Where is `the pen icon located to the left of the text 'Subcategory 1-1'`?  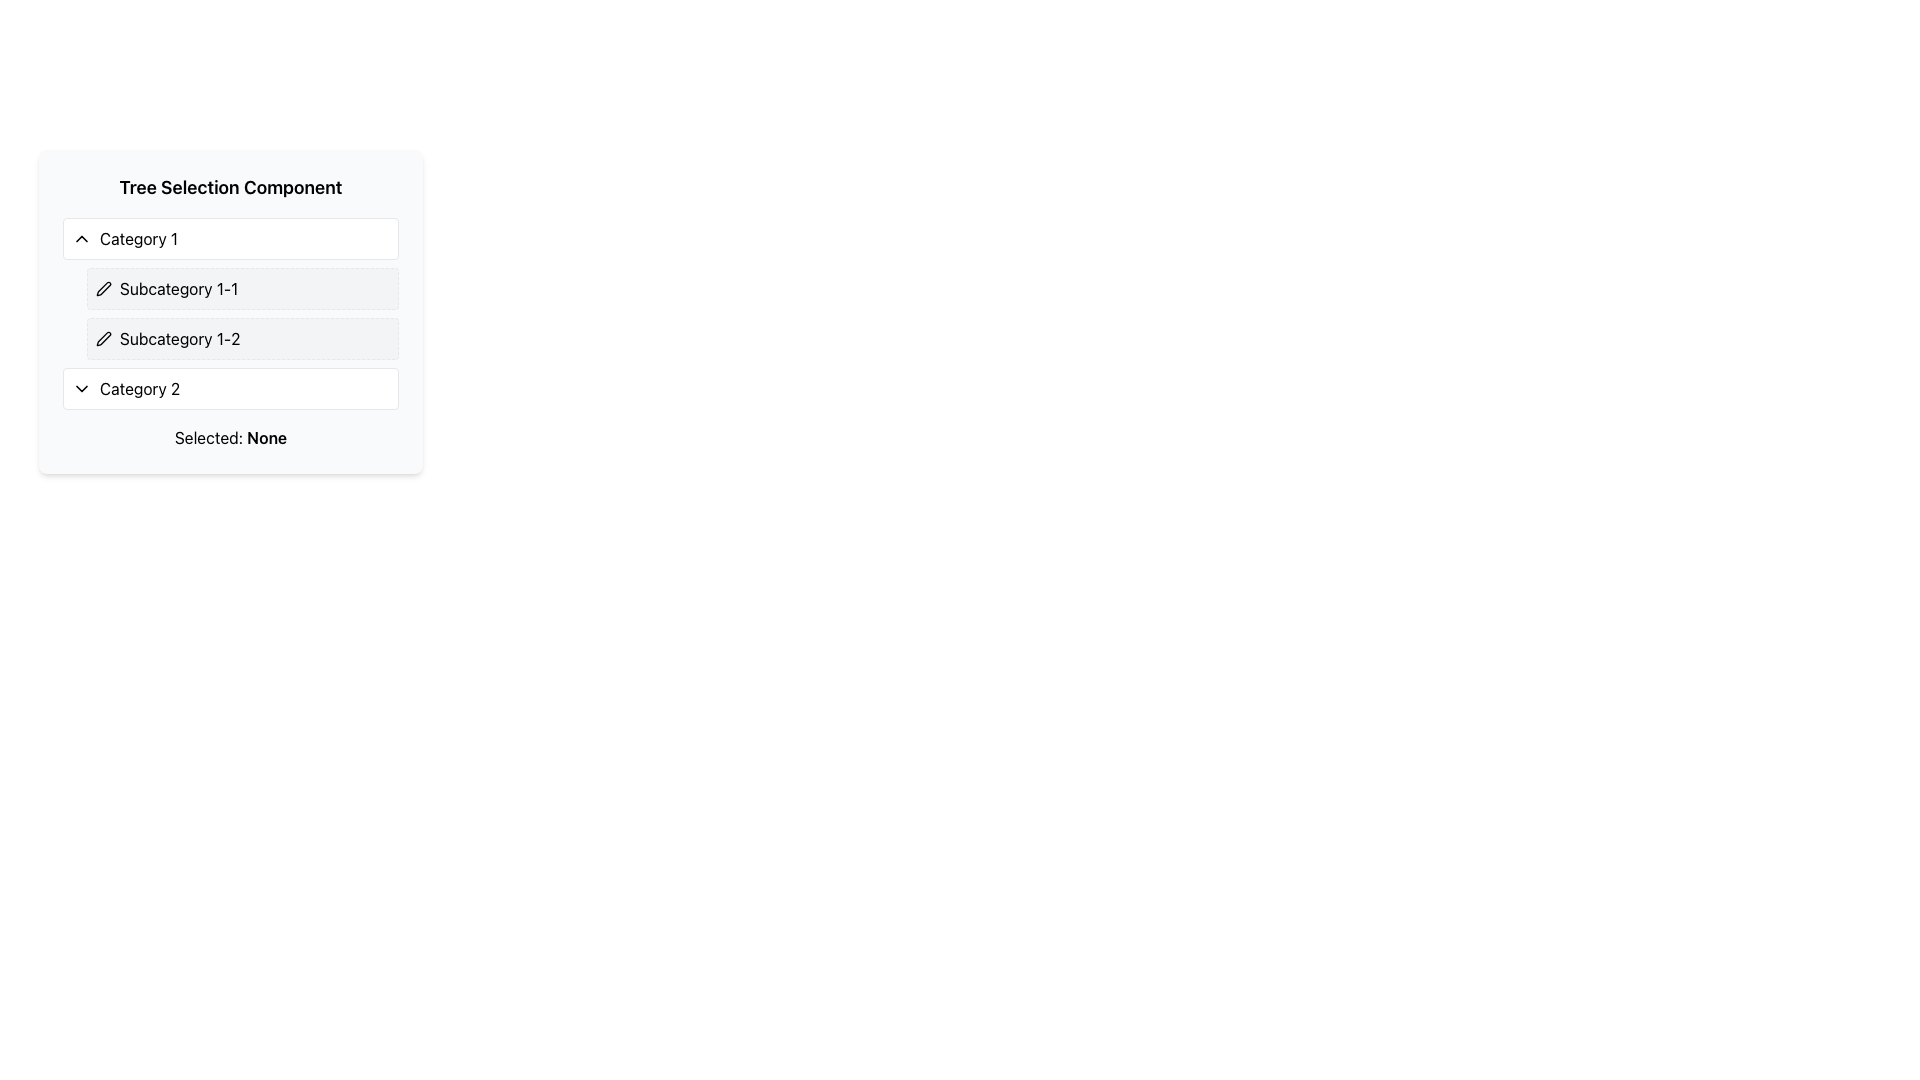
the pen icon located to the left of the text 'Subcategory 1-1' is located at coordinates (103, 289).